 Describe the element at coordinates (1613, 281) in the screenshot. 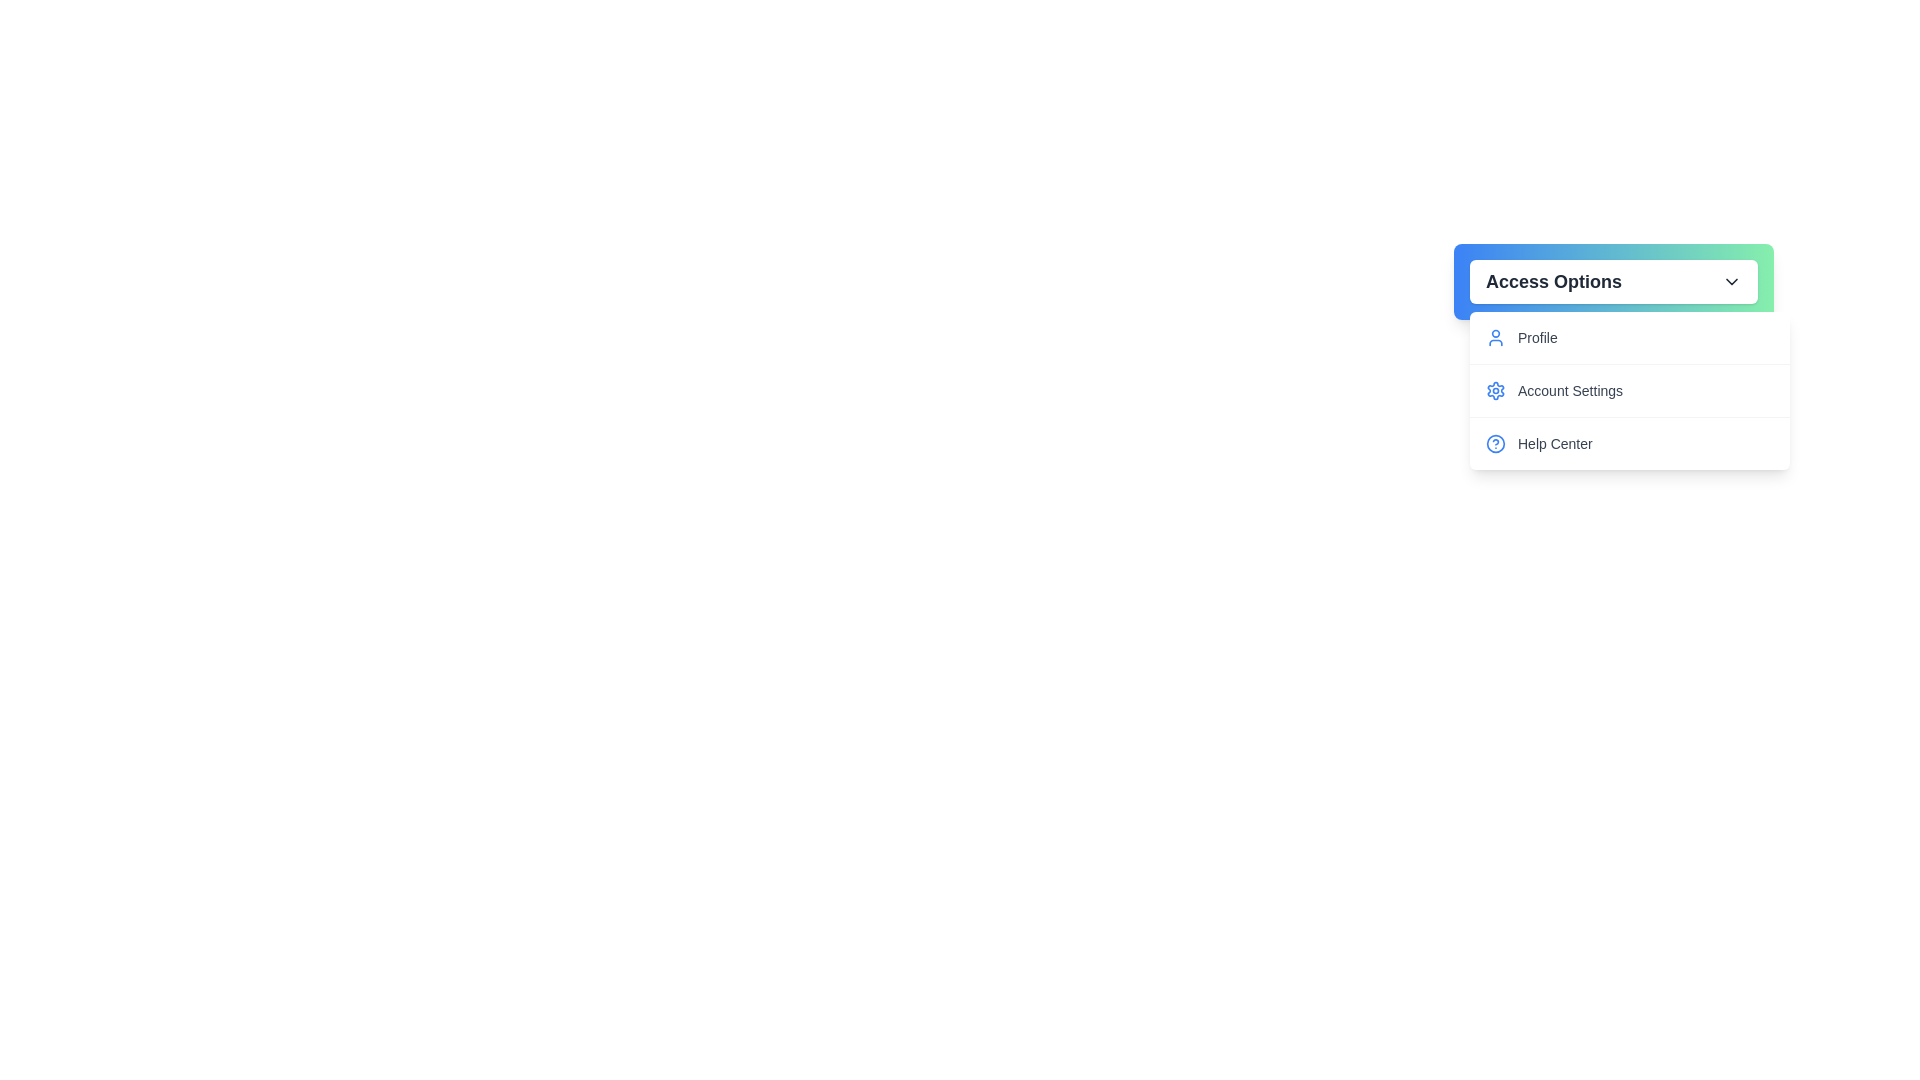

I see `the Dropdown toggle button` at that location.